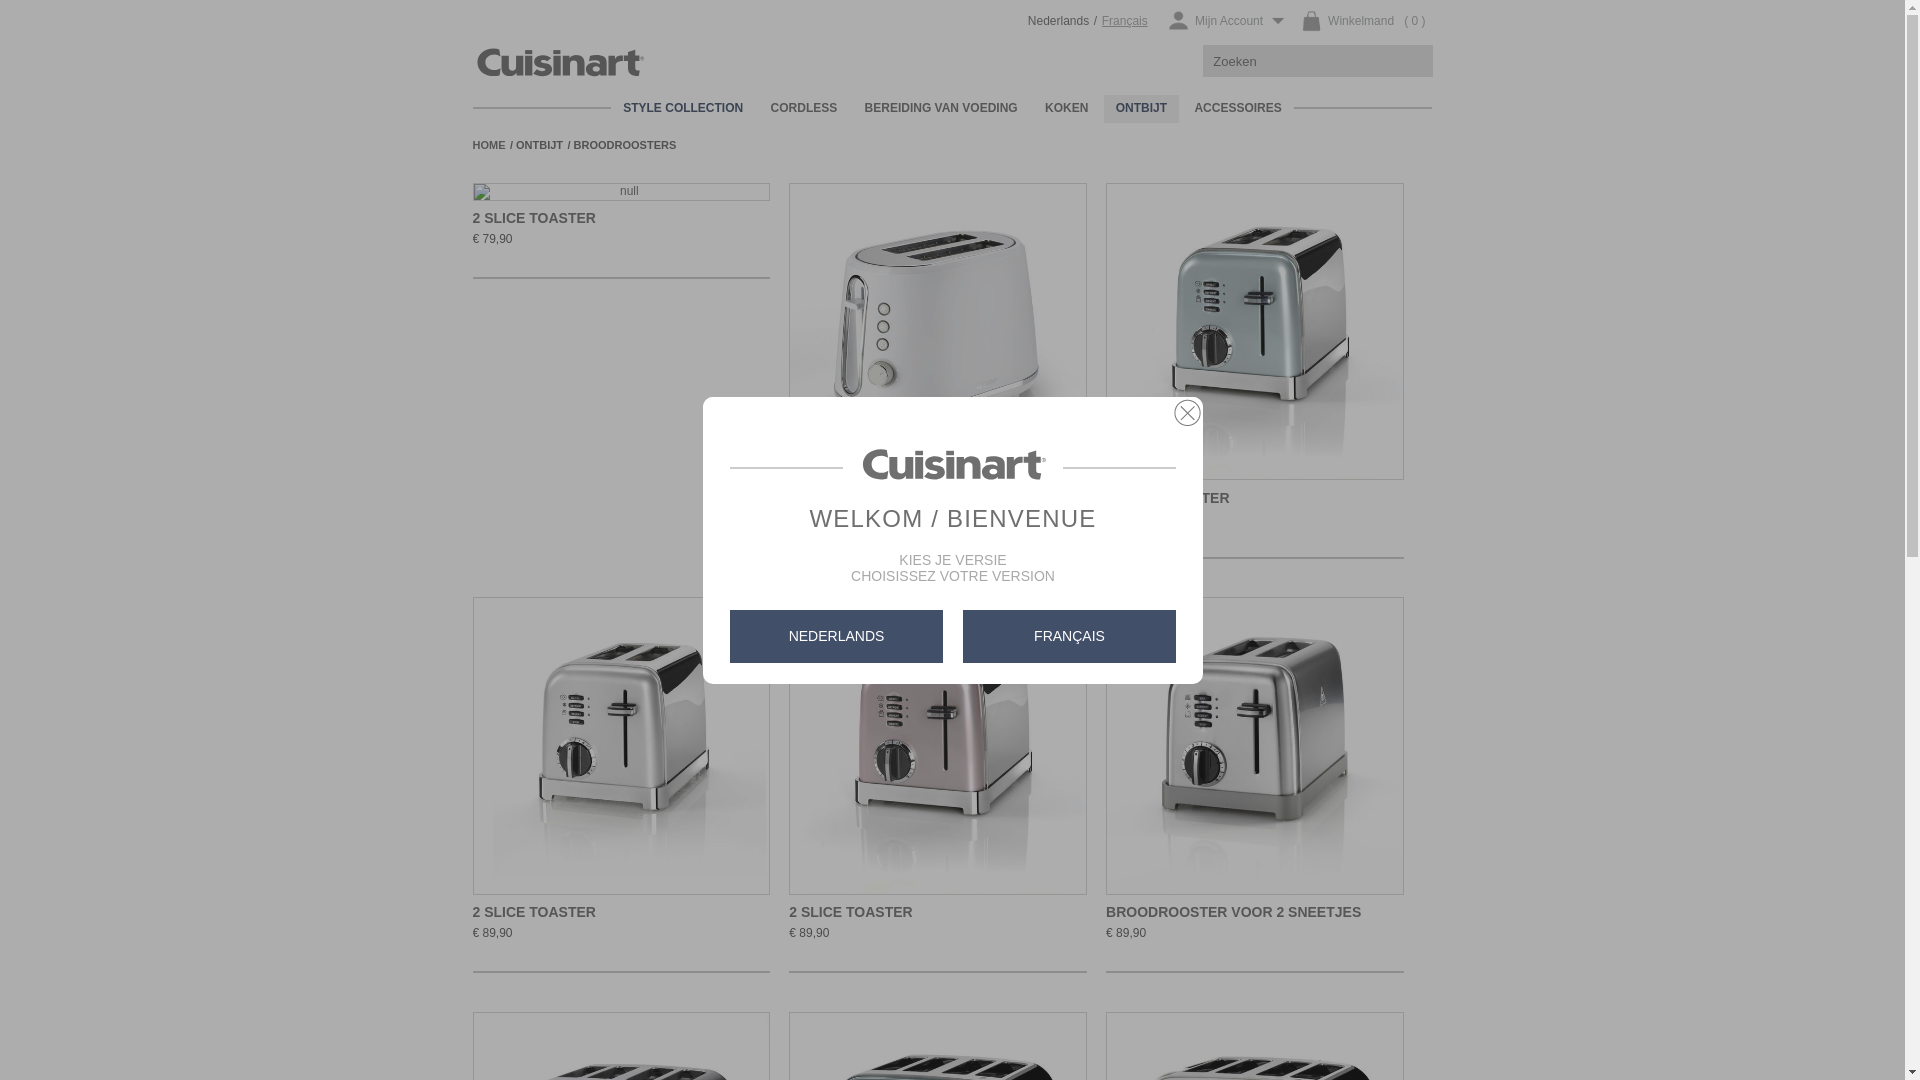 The height and width of the screenshot is (1080, 1920). I want to click on 'CLOSE', so click(1171, 411).